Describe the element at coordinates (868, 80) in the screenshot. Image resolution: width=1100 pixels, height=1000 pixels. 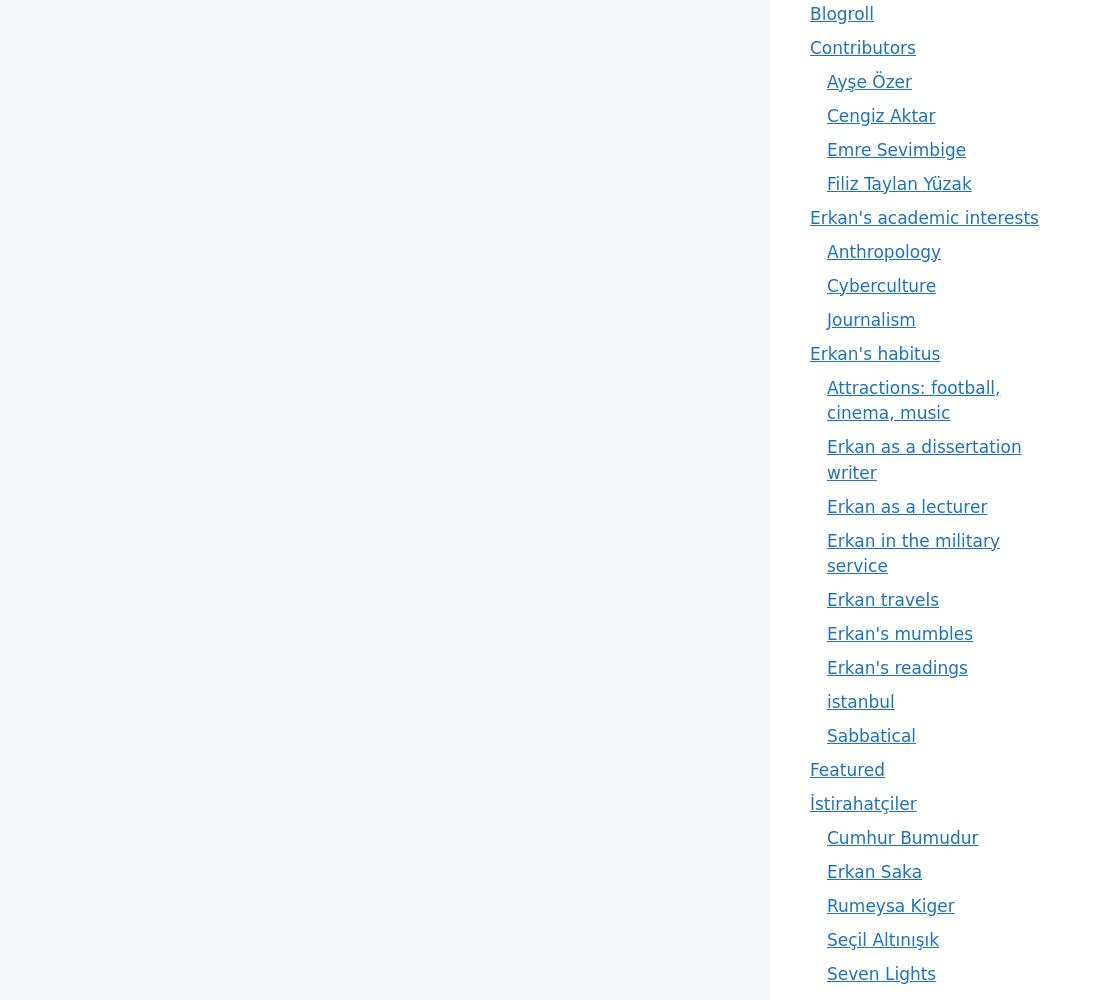
I see `'Ayşe Özer'` at that location.